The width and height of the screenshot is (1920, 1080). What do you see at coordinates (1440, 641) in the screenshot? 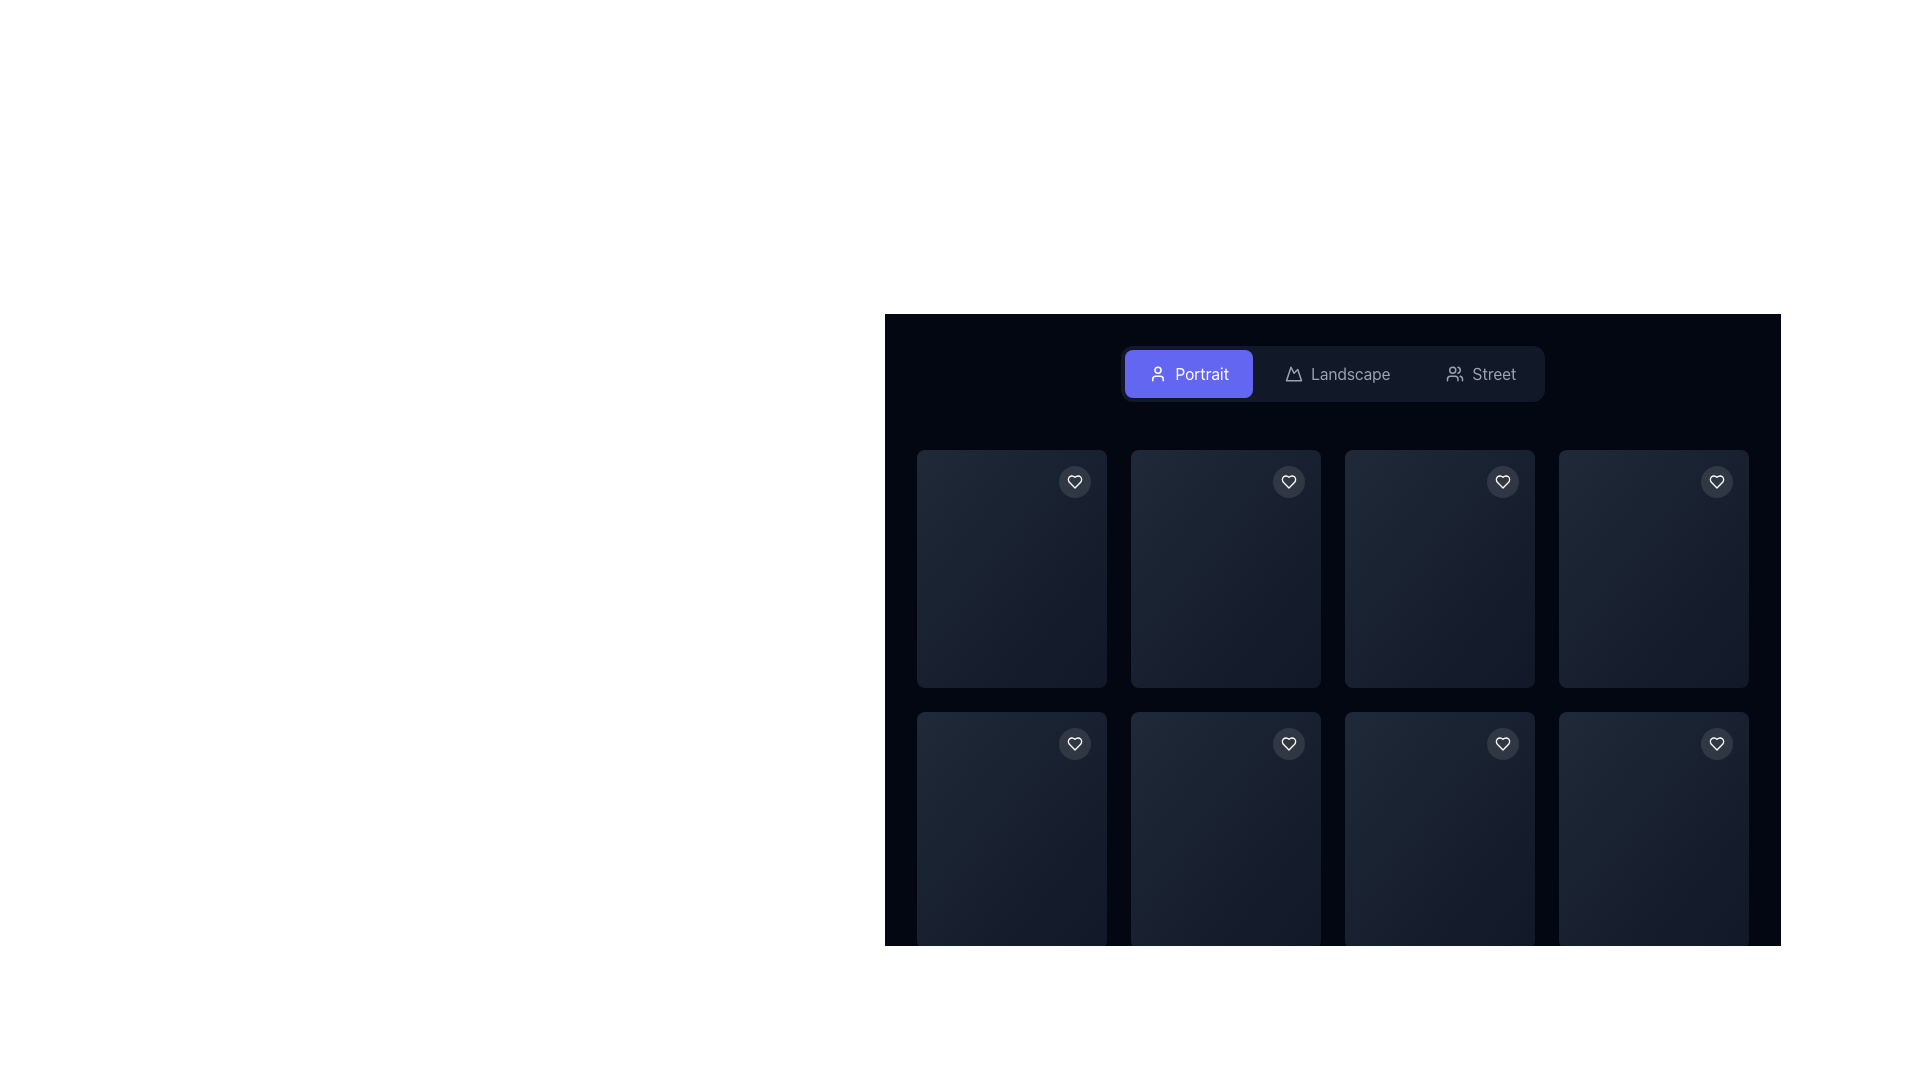
I see `the dark rectangular card in the middle row and middle column of the grid layout, which has rounded corners and a deep gray color` at bounding box center [1440, 641].